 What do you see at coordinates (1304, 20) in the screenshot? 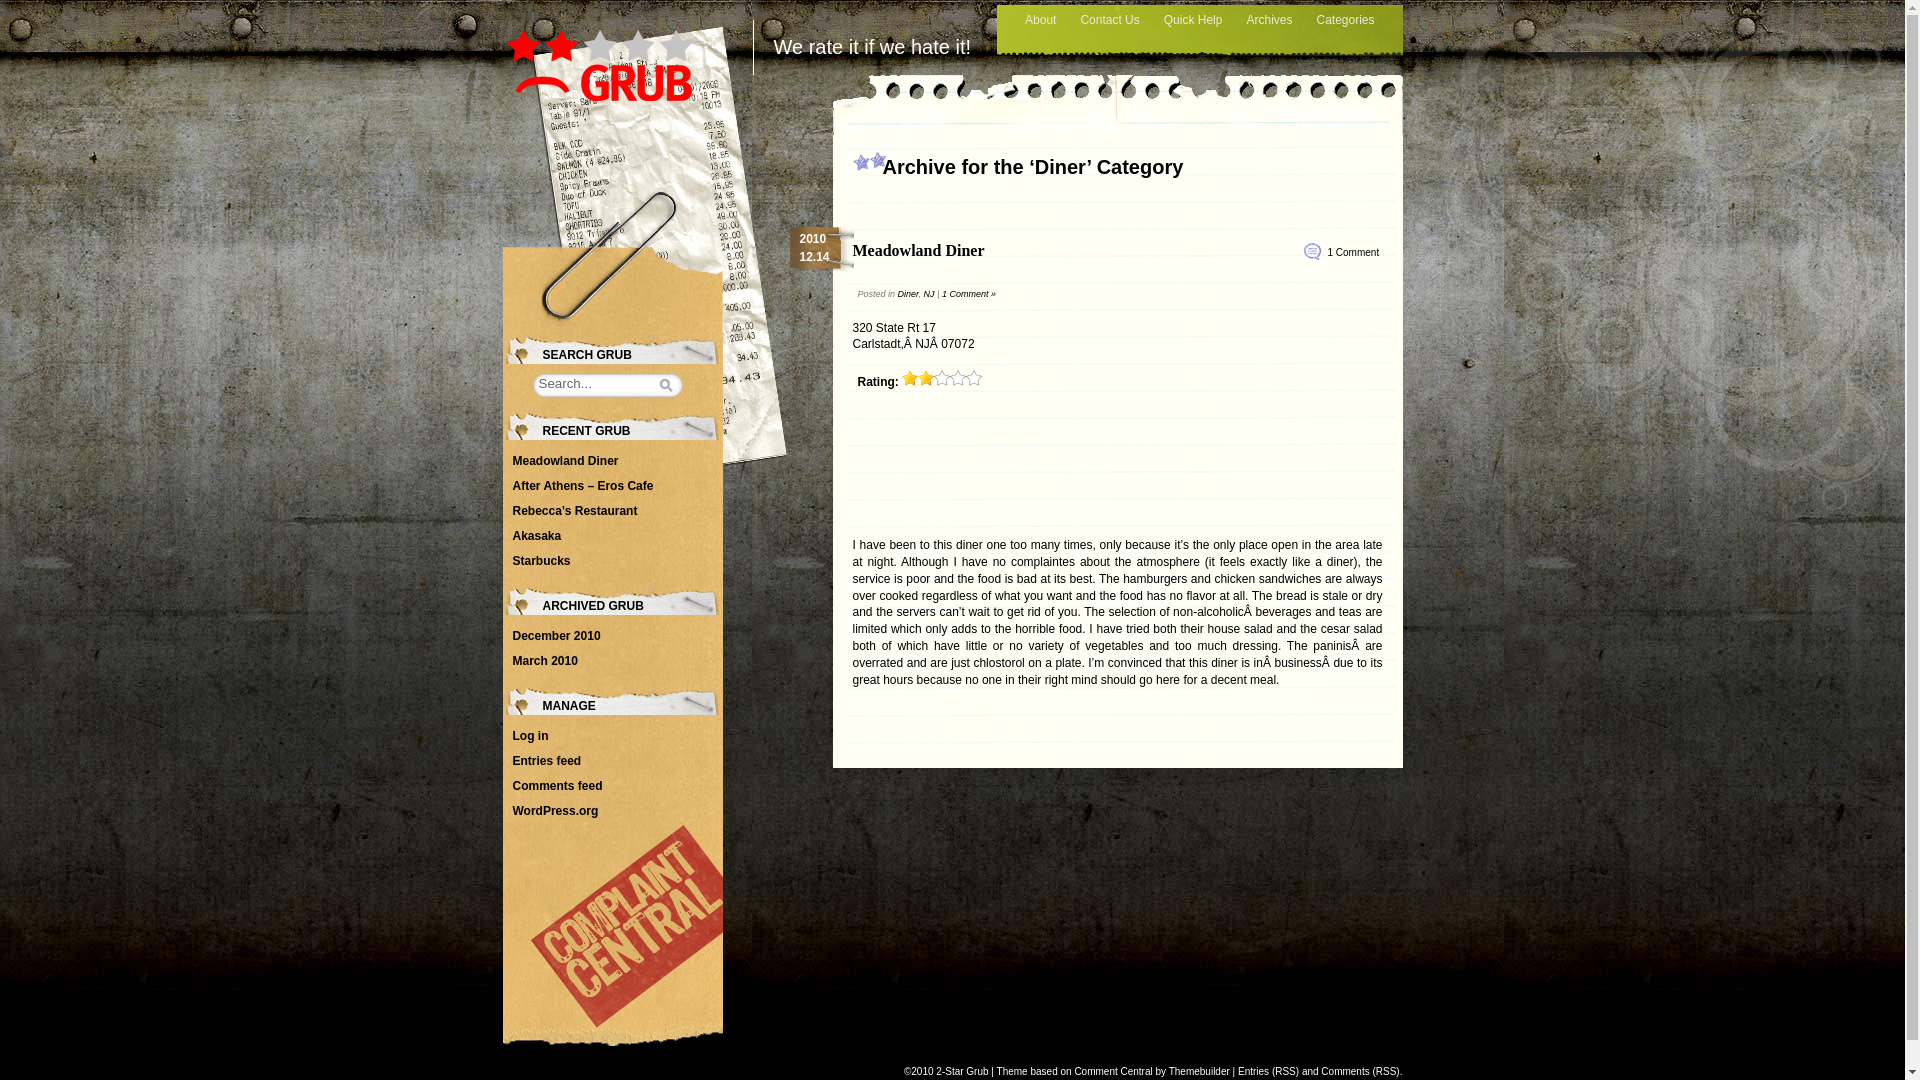
I see `'Categories'` at bounding box center [1304, 20].